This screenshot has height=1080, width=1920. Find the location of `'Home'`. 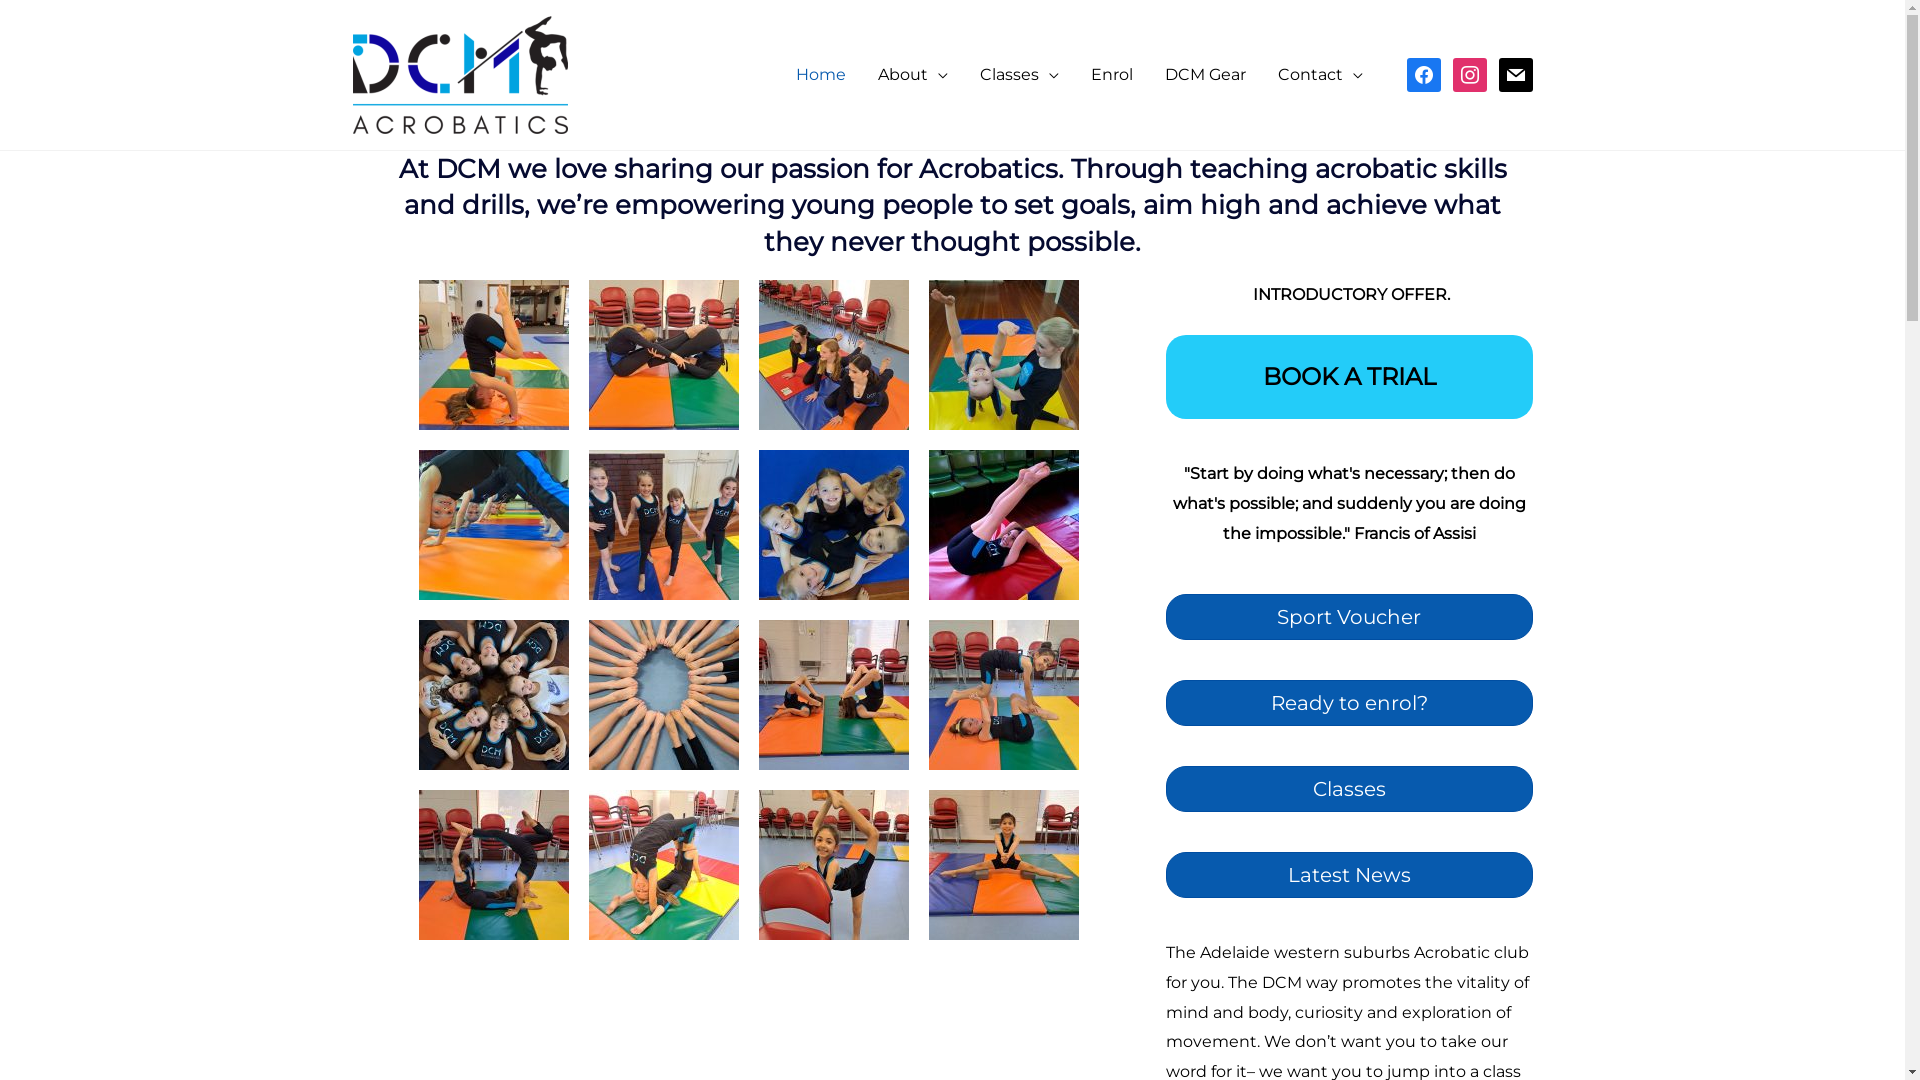

'Home' is located at coordinates (820, 73).